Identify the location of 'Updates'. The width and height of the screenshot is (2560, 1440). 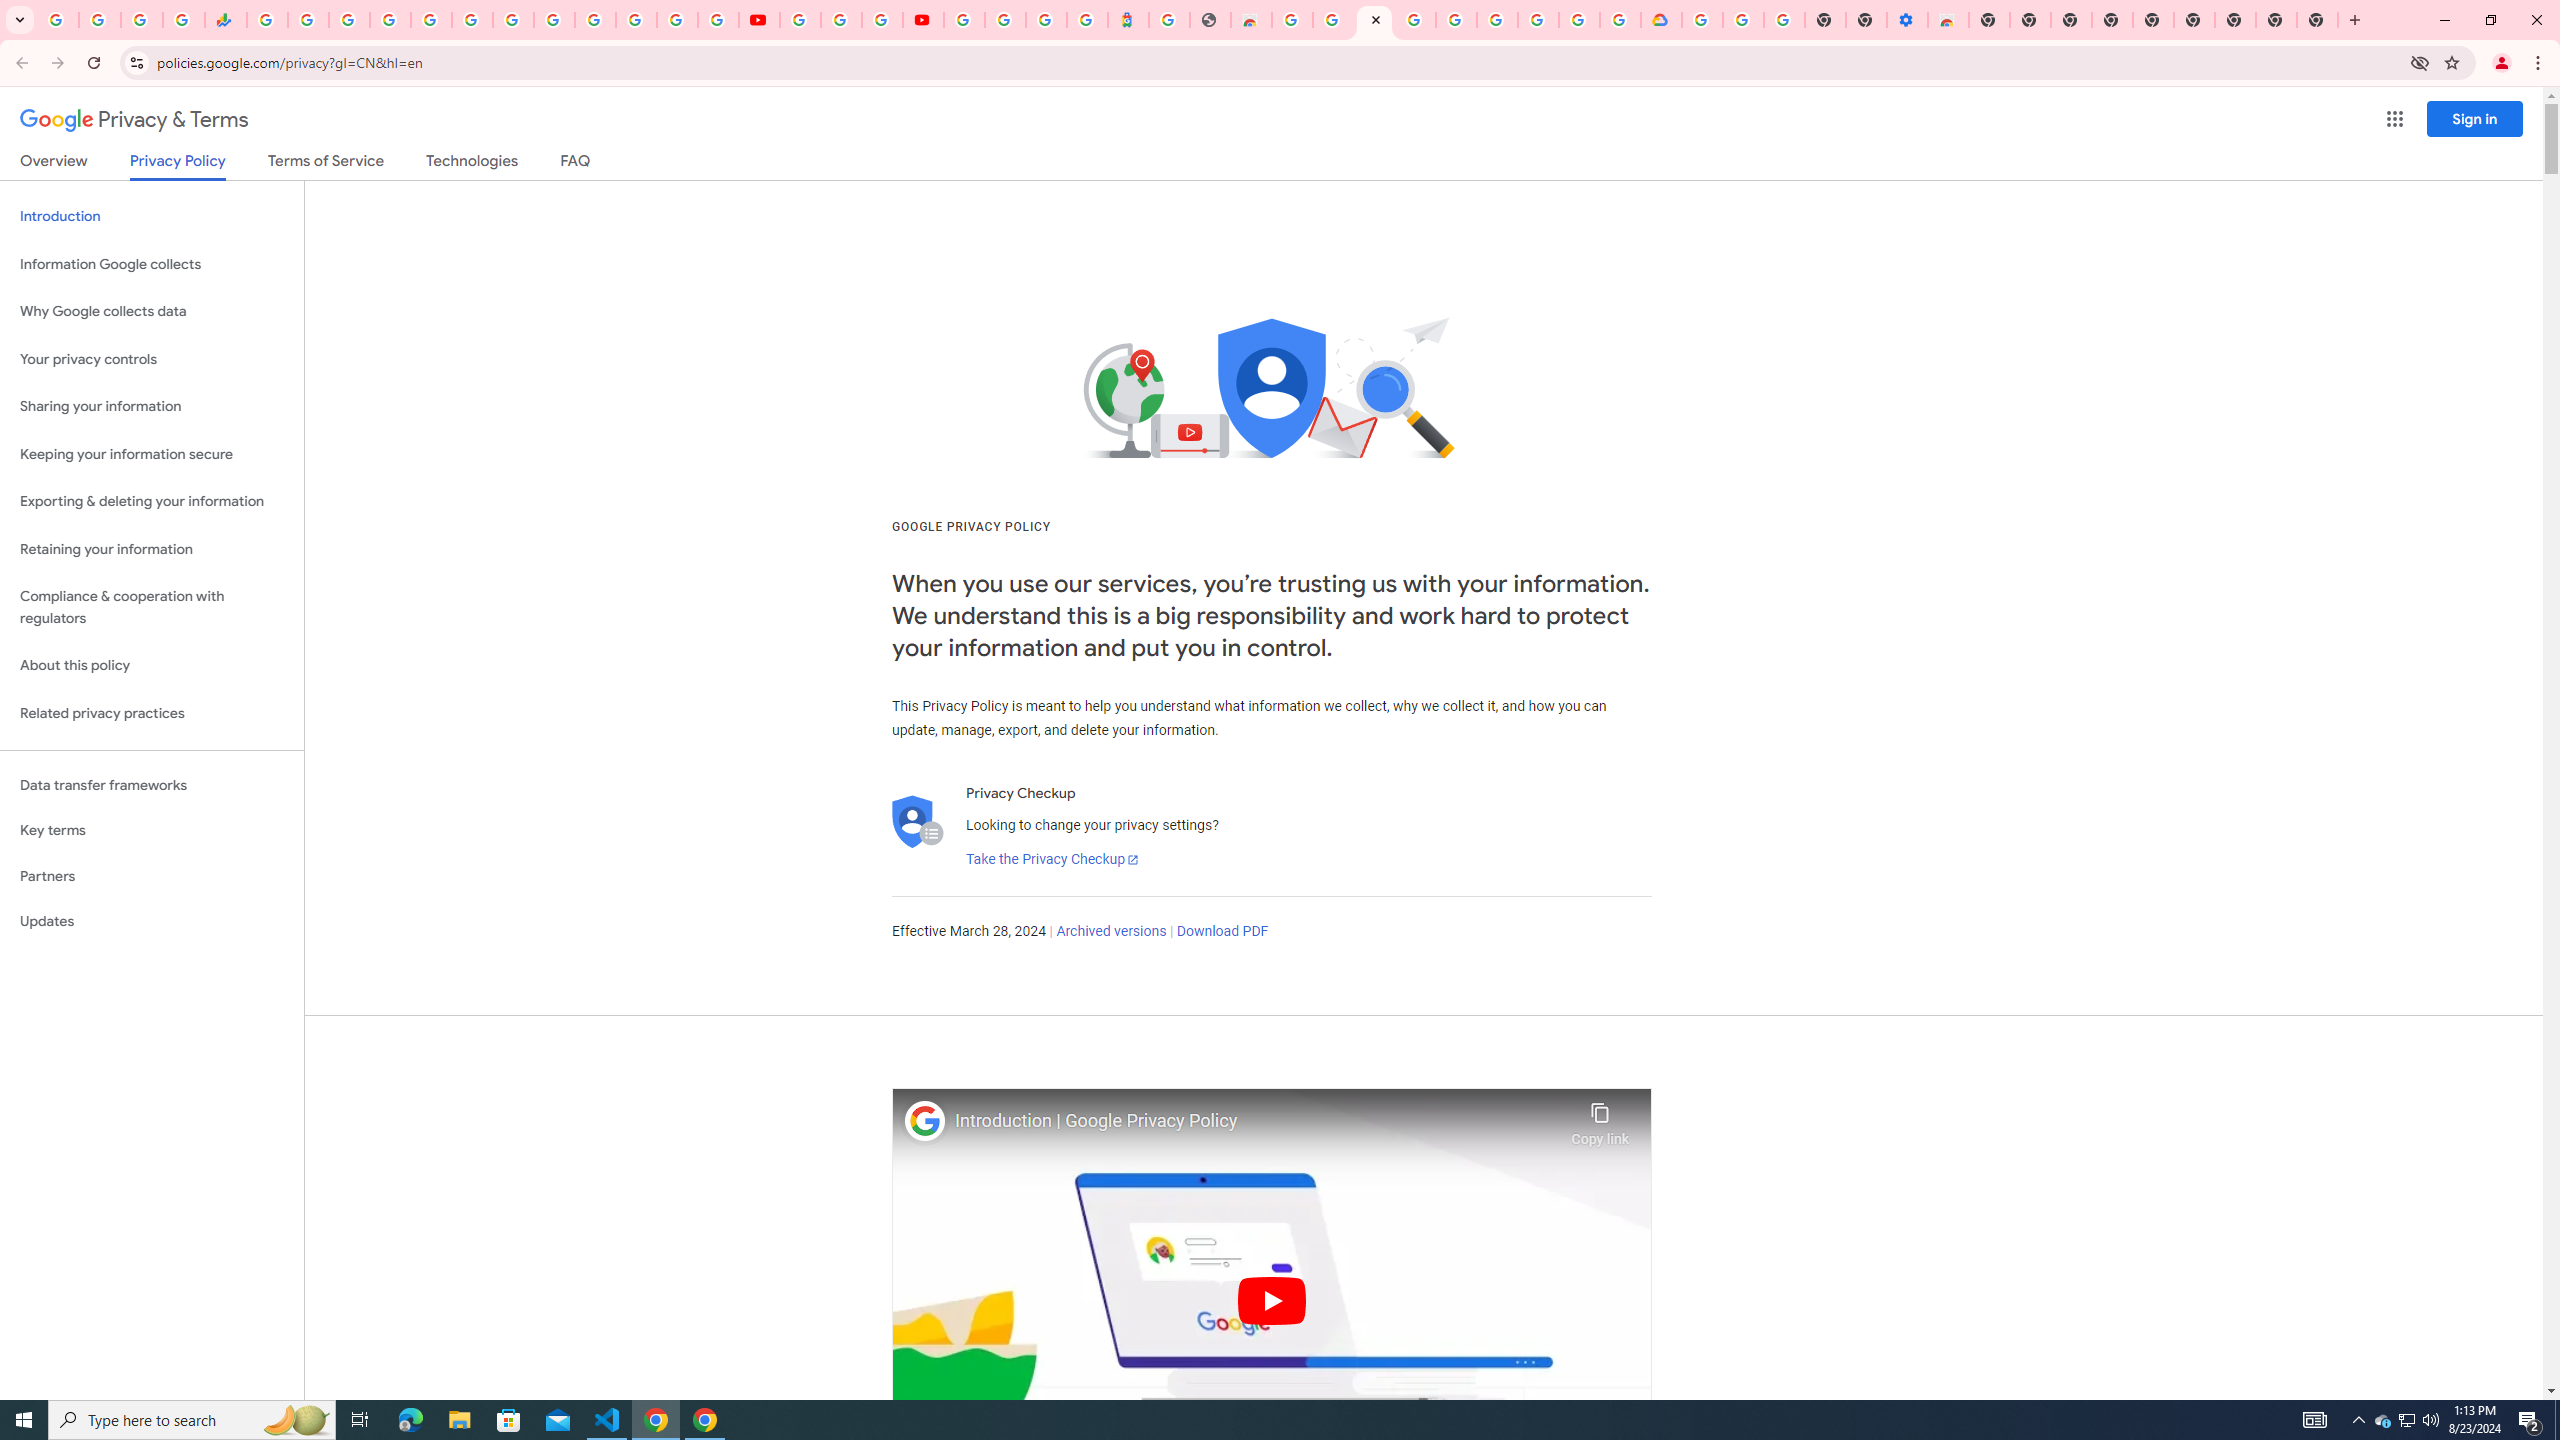
(151, 920).